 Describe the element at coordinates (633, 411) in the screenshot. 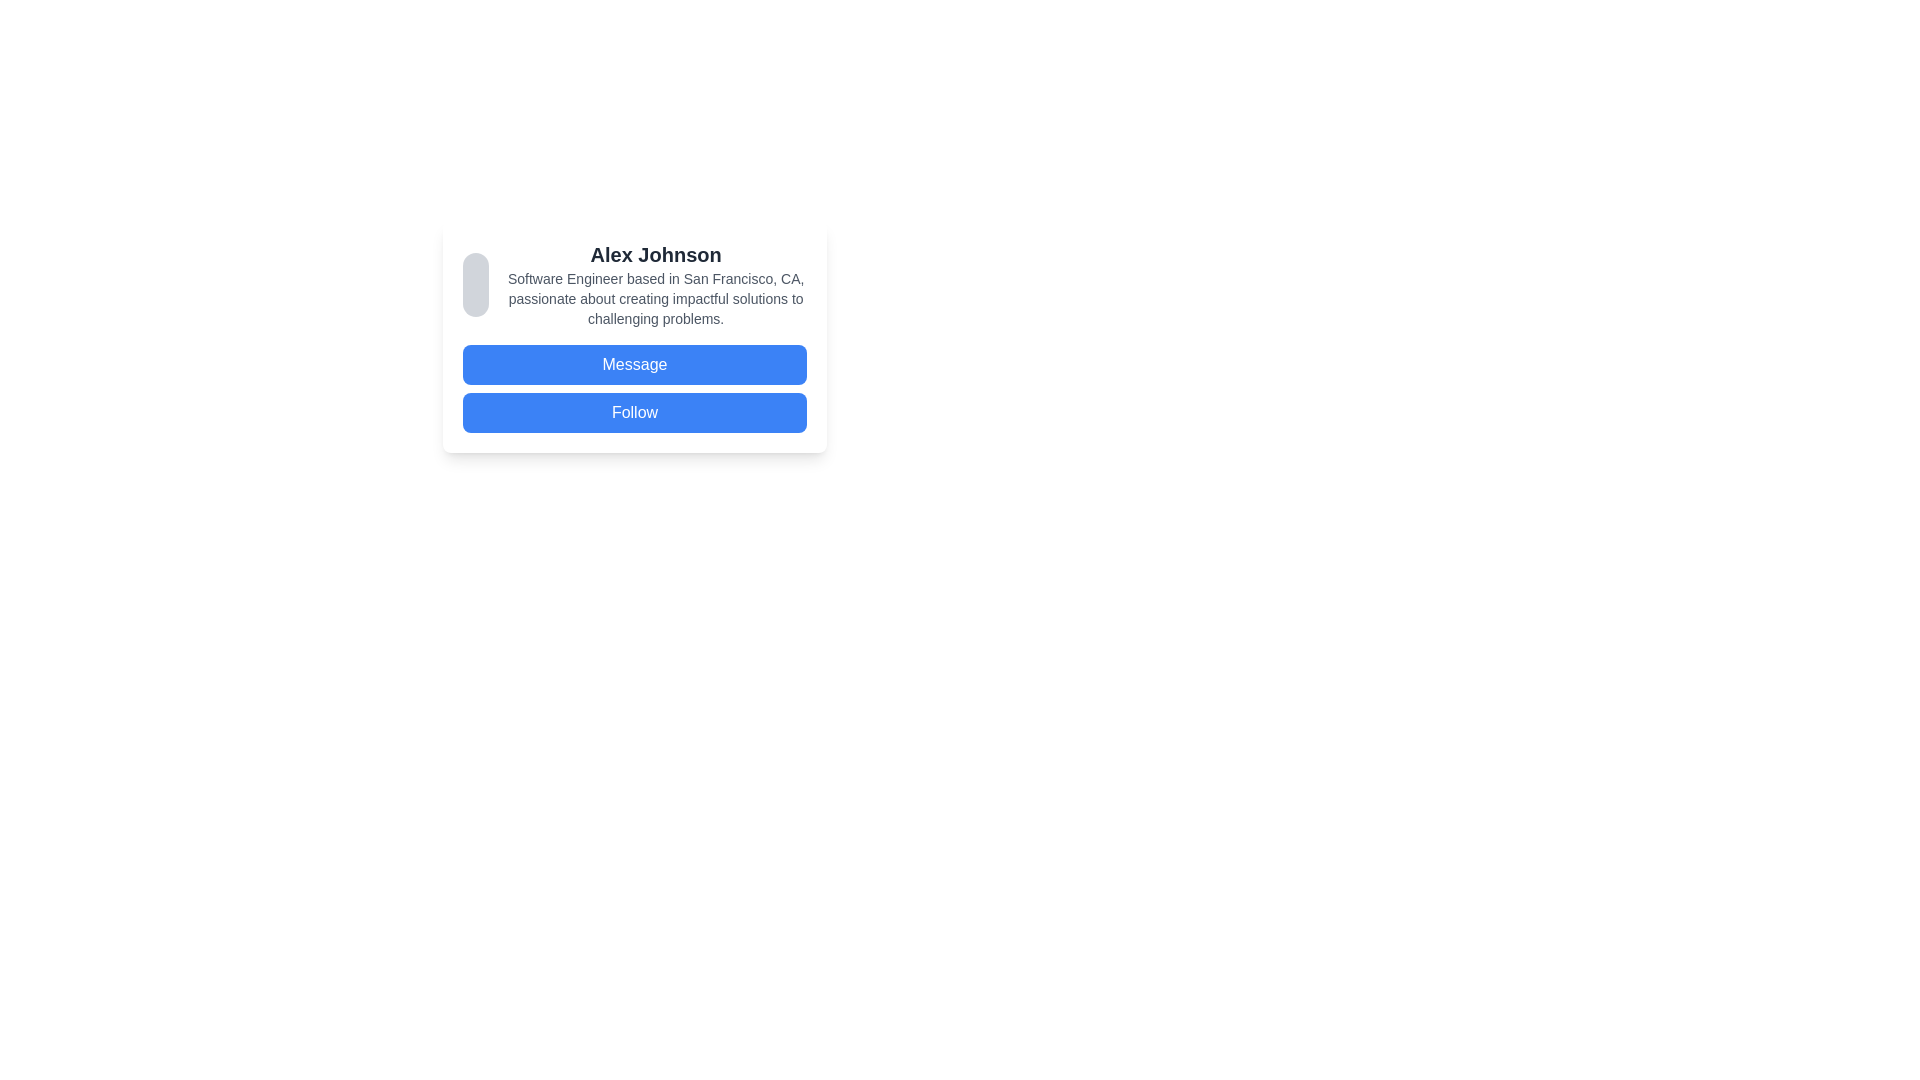

I see `the follow button located beneath the 'Message' button to initiate a follow action for the individual profiled in the interface` at that location.